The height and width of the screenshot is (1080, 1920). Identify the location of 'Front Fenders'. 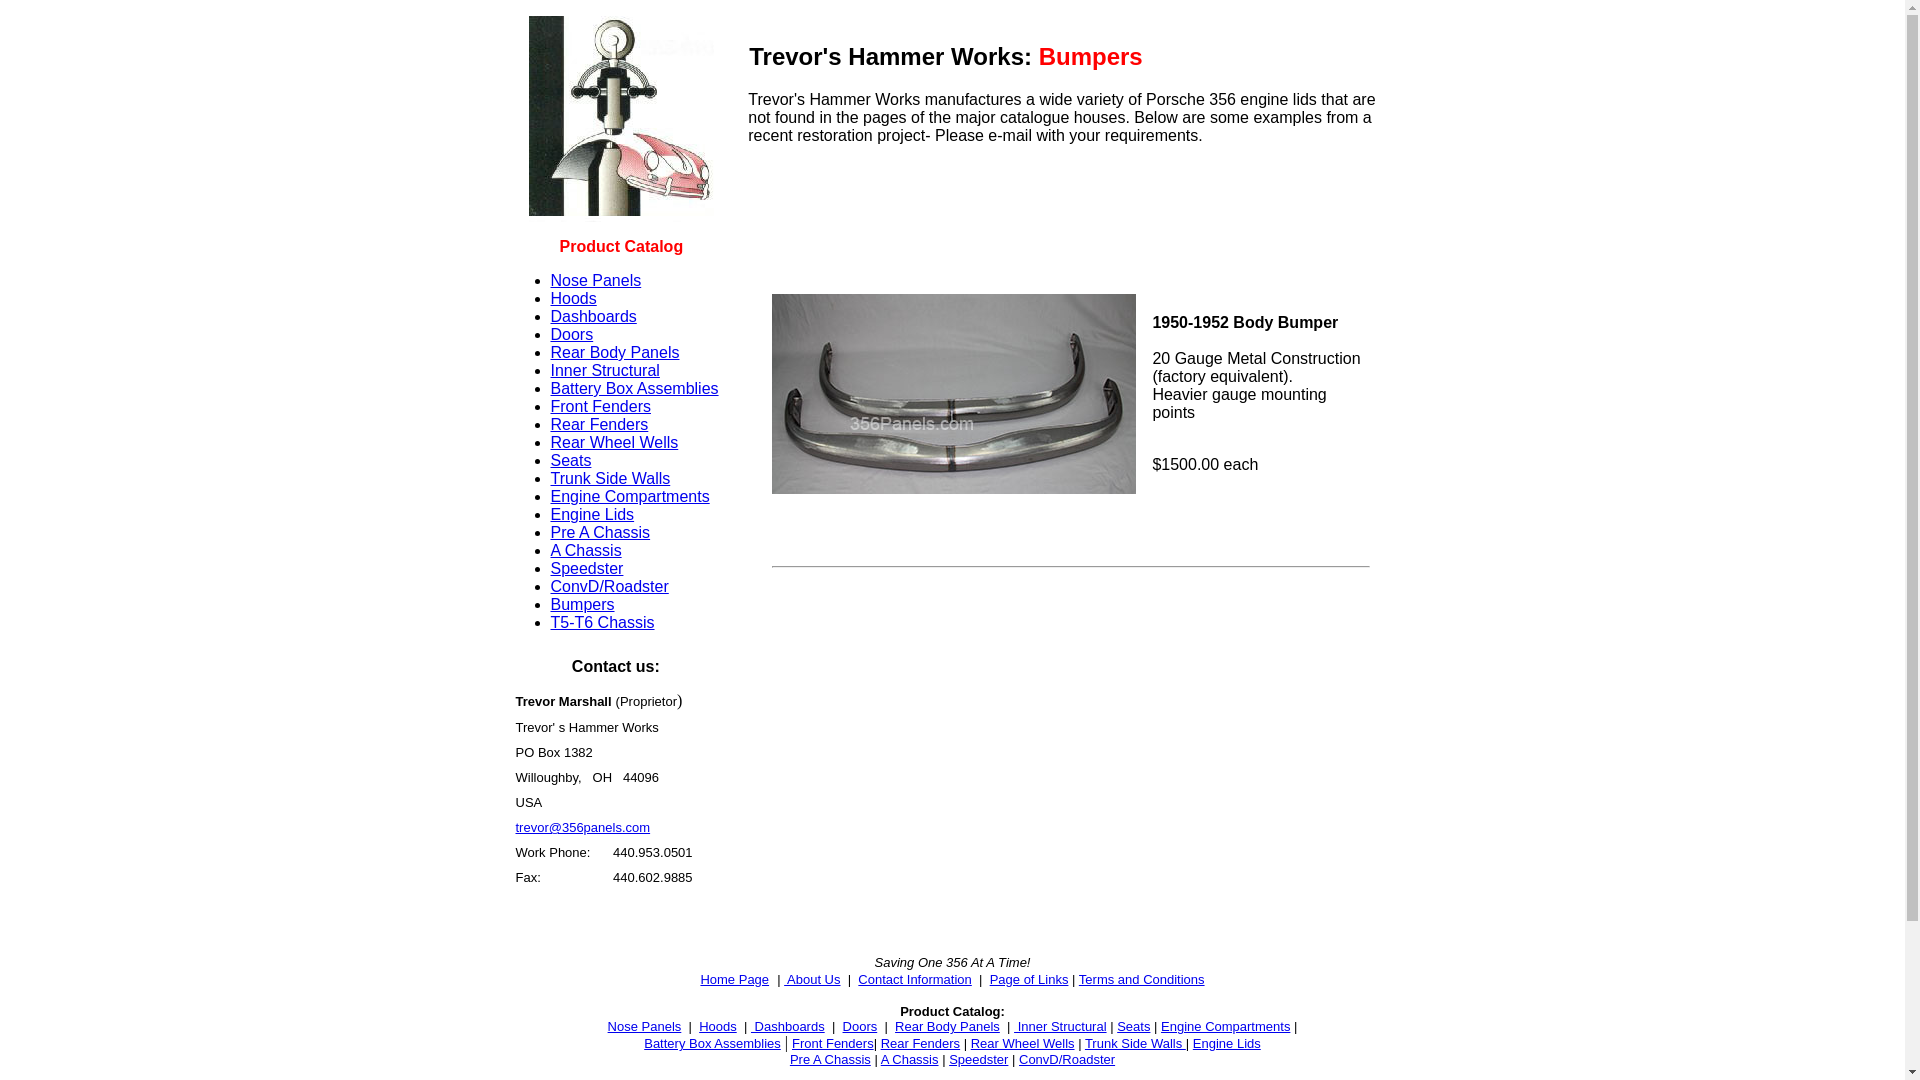
(833, 1042).